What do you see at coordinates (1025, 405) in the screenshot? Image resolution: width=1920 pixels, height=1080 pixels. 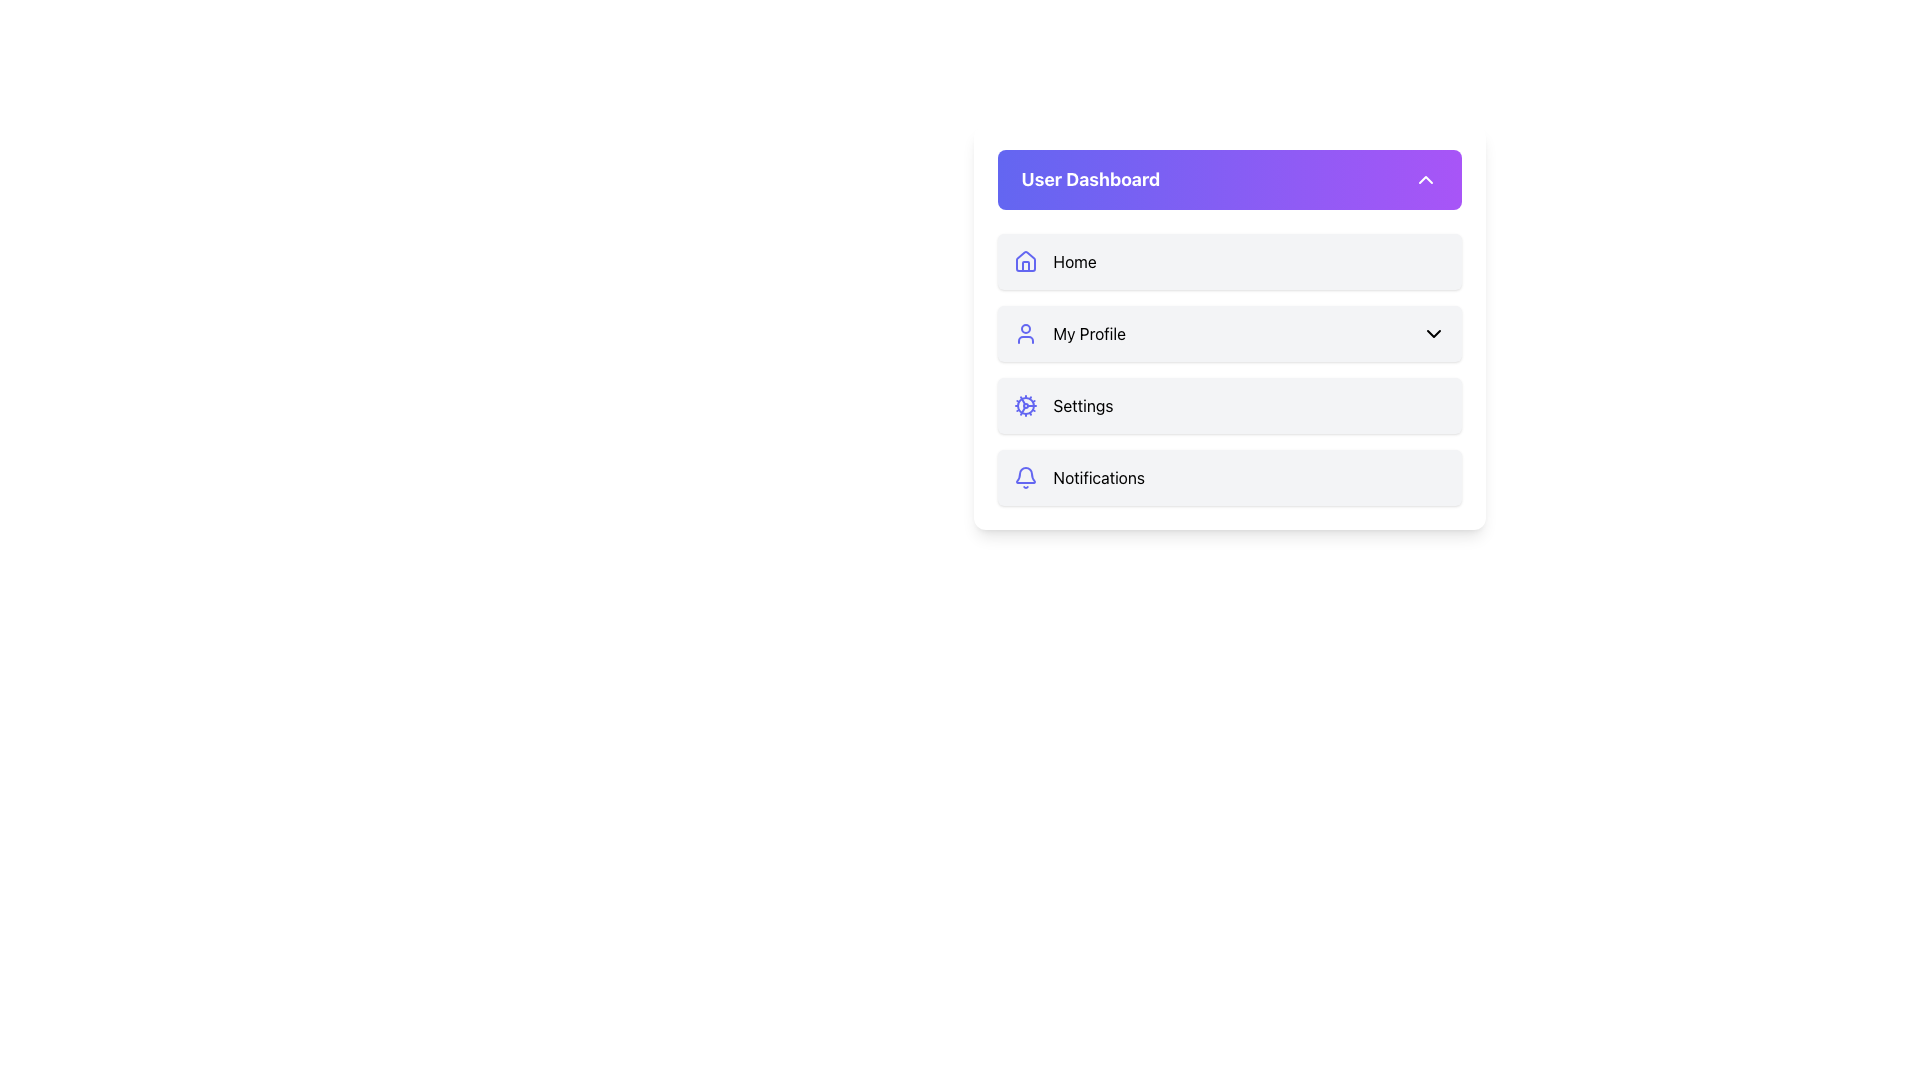 I see `the settings icon located to the left of the text 'Settings' in the User Dashboard menu` at bounding box center [1025, 405].